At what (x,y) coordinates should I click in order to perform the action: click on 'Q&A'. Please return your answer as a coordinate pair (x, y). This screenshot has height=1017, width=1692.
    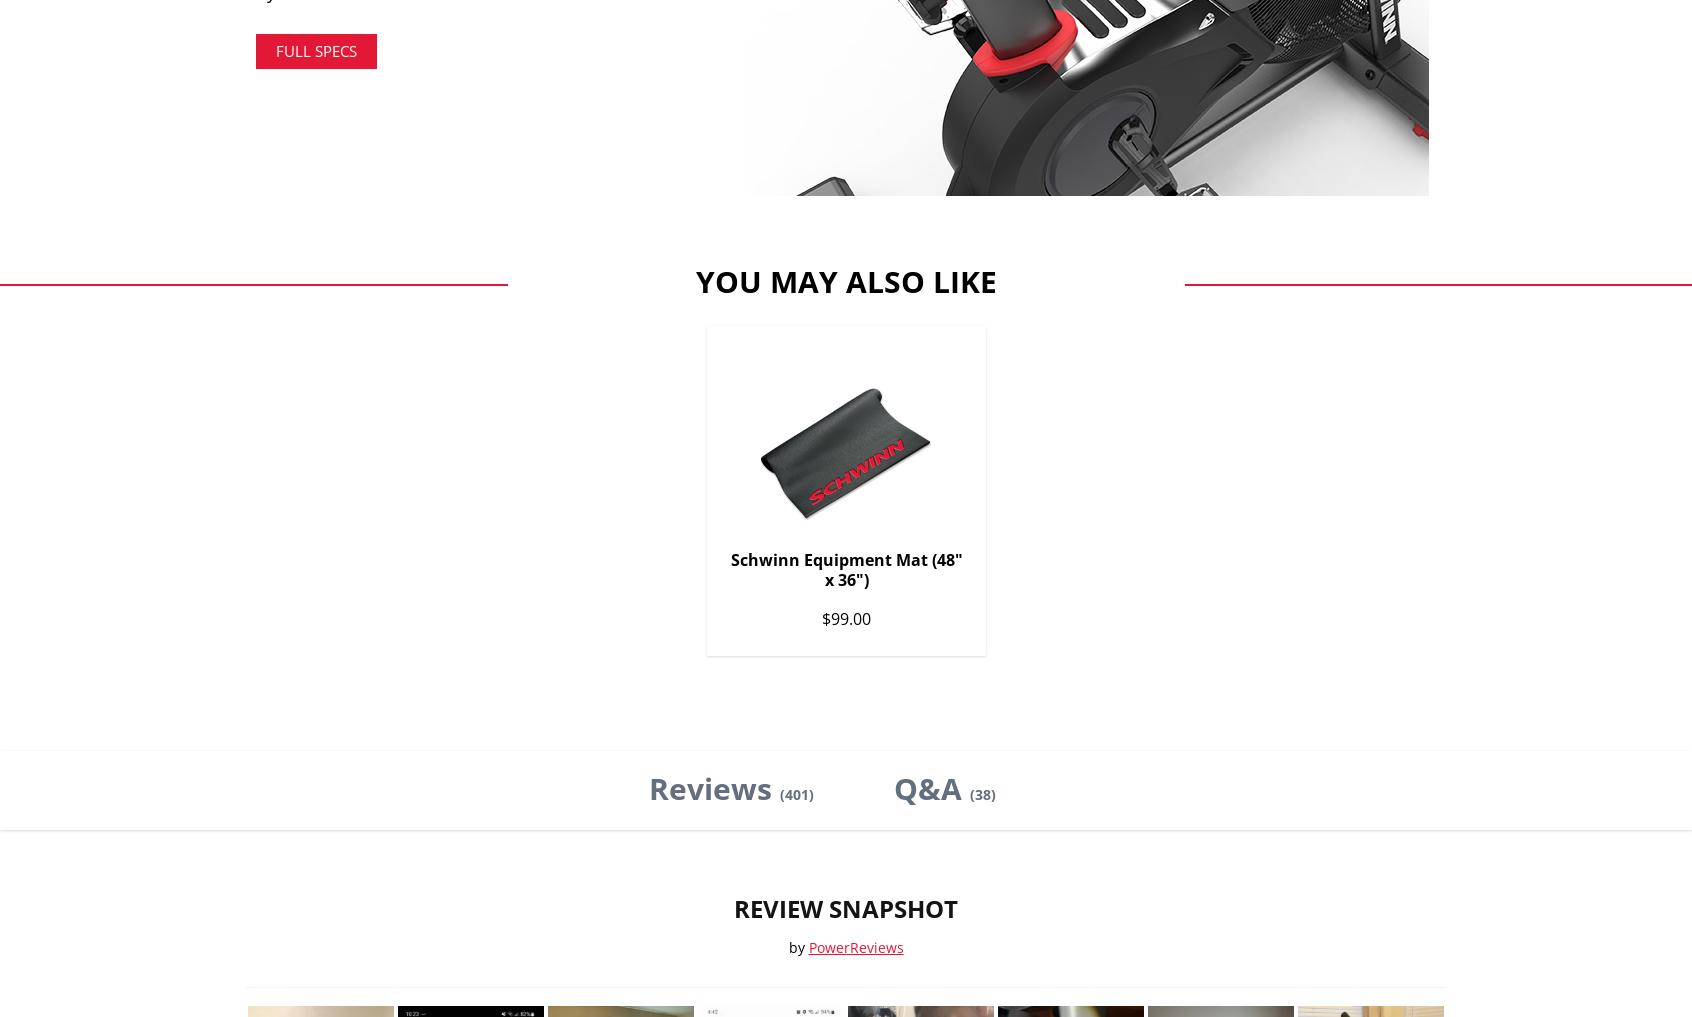
    Looking at the image, I should click on (930, 787).